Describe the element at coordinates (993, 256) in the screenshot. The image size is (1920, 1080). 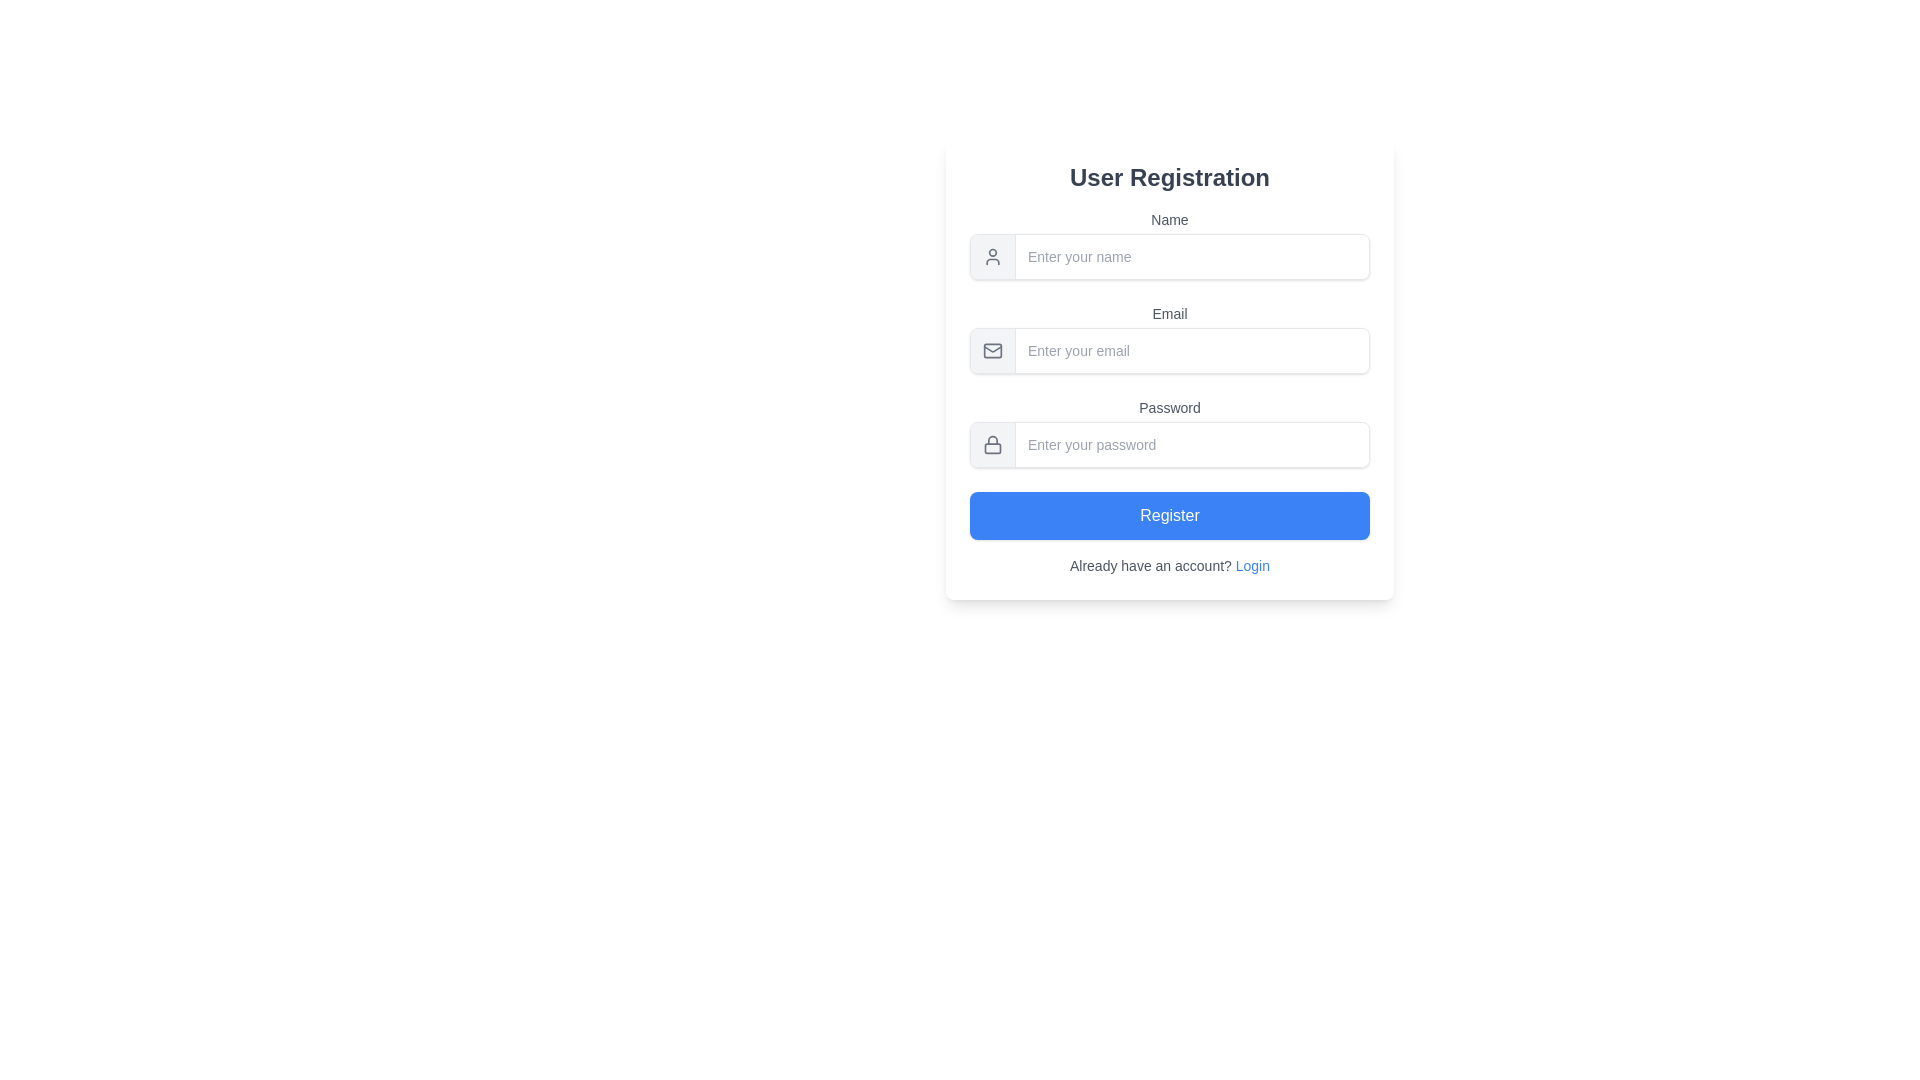
I see `the icon that visually conveys the purpose of the input field for entering a name, located on the left side of the 'Enter your name' text input in the 'User Registration' form` at that location.